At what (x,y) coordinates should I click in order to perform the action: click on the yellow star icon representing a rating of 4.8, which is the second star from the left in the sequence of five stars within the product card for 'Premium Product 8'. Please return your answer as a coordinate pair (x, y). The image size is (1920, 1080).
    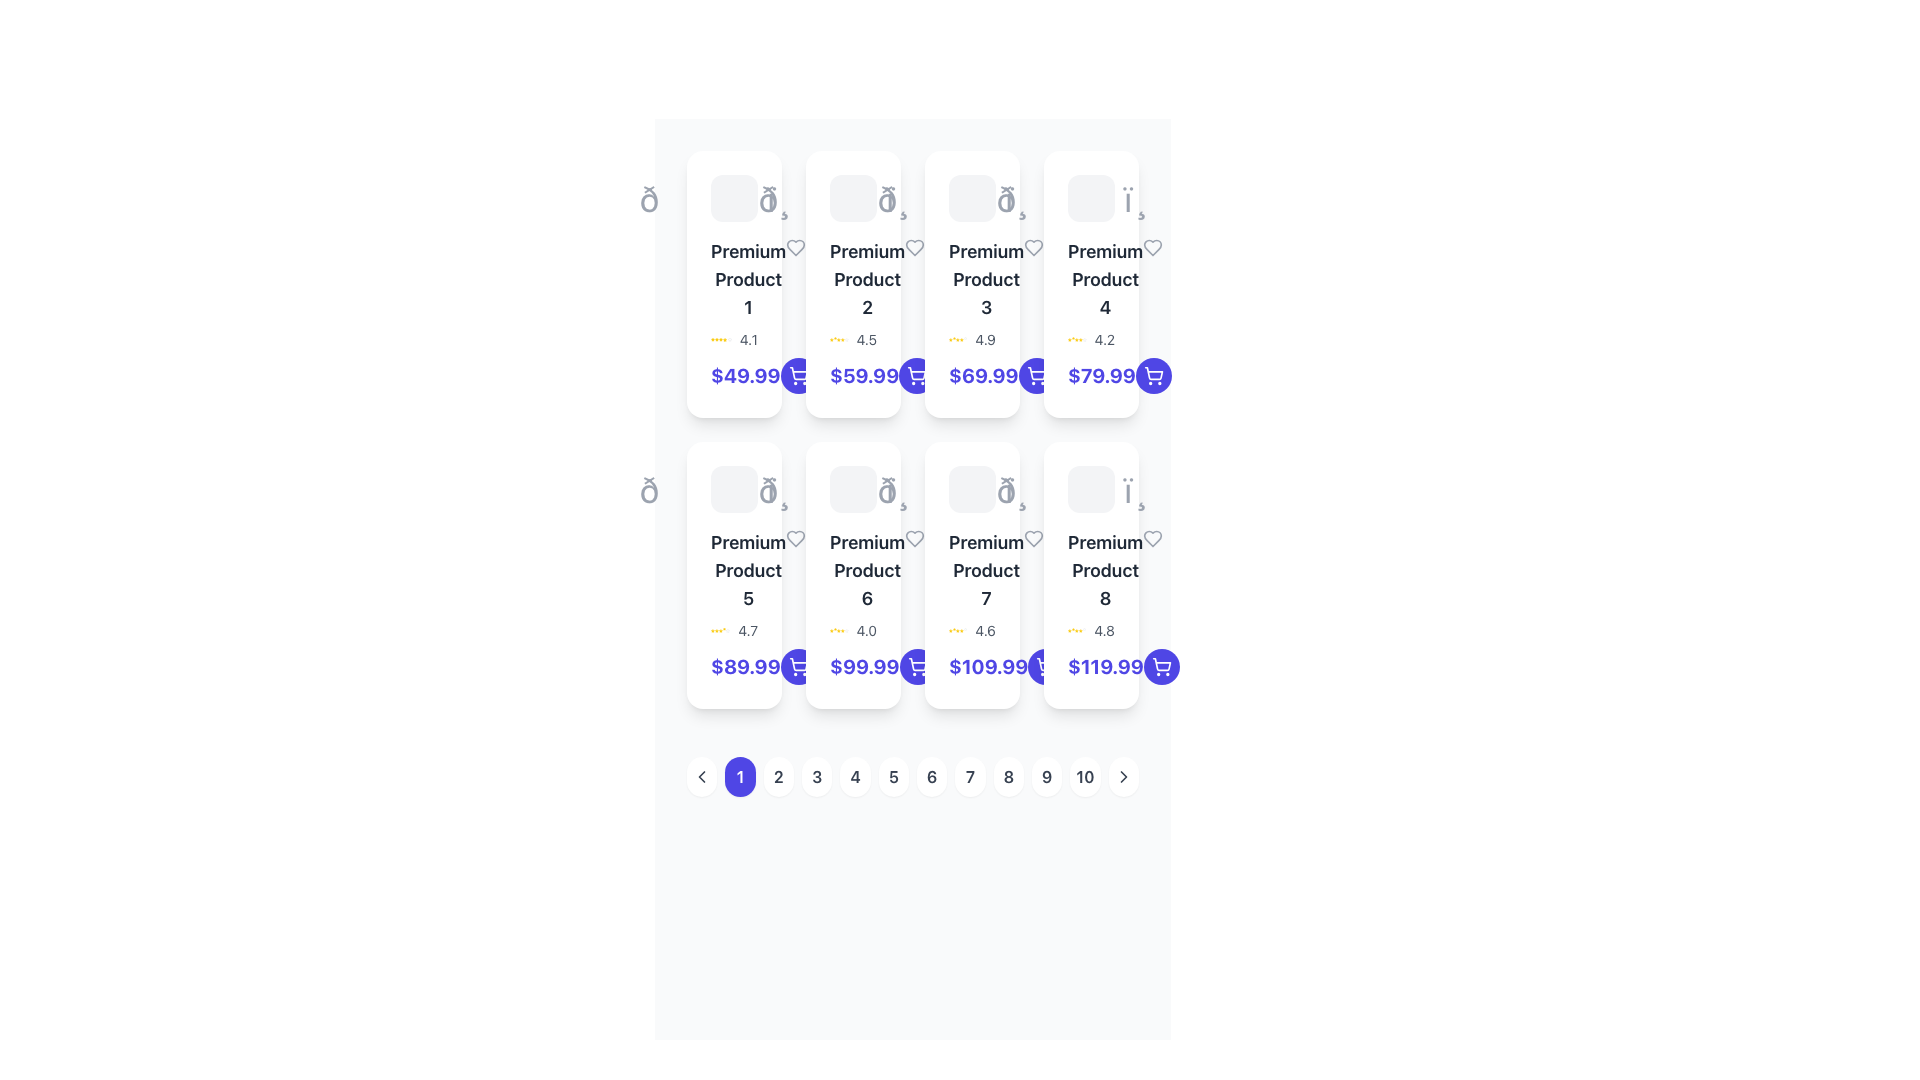
    Looking at the image, I should click on (1072, 631).